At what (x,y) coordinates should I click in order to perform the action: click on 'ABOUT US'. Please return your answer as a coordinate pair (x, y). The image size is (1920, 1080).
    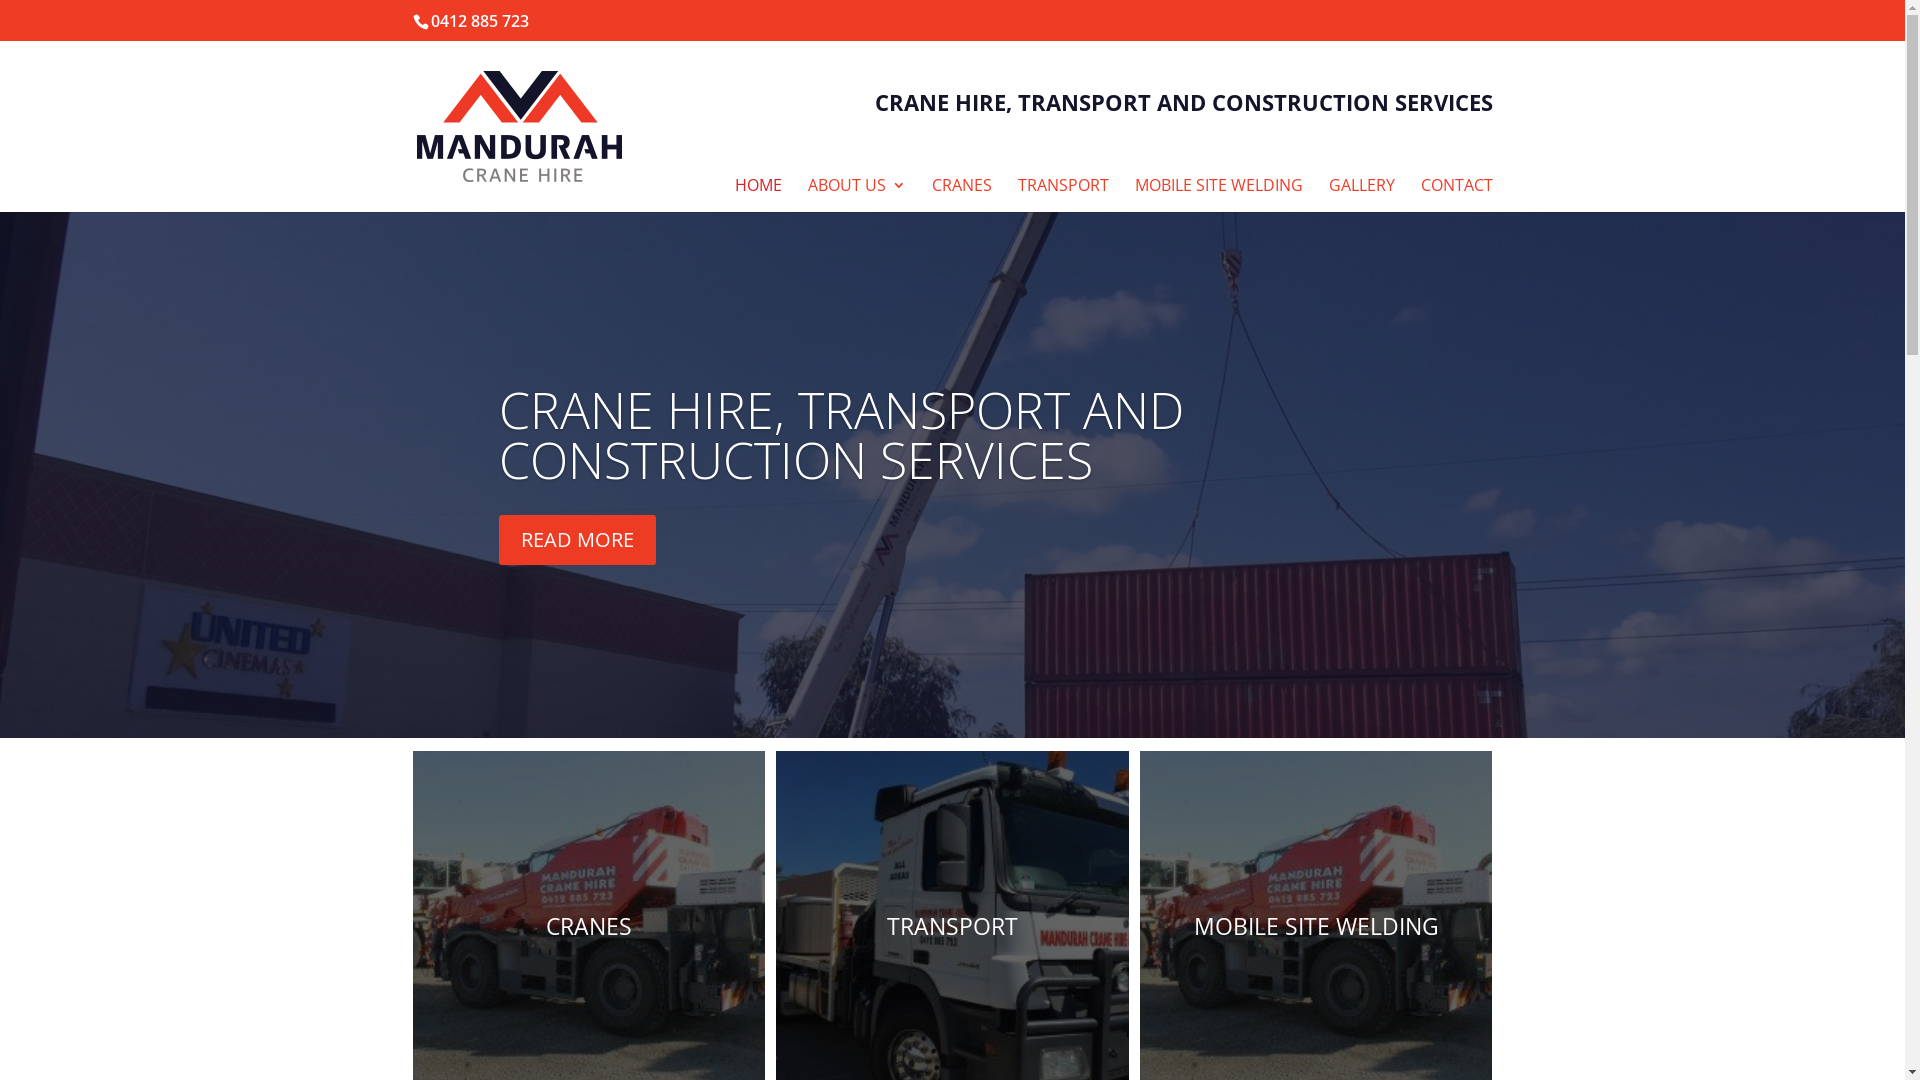
    Looking at the image, I should click on (857, 195).